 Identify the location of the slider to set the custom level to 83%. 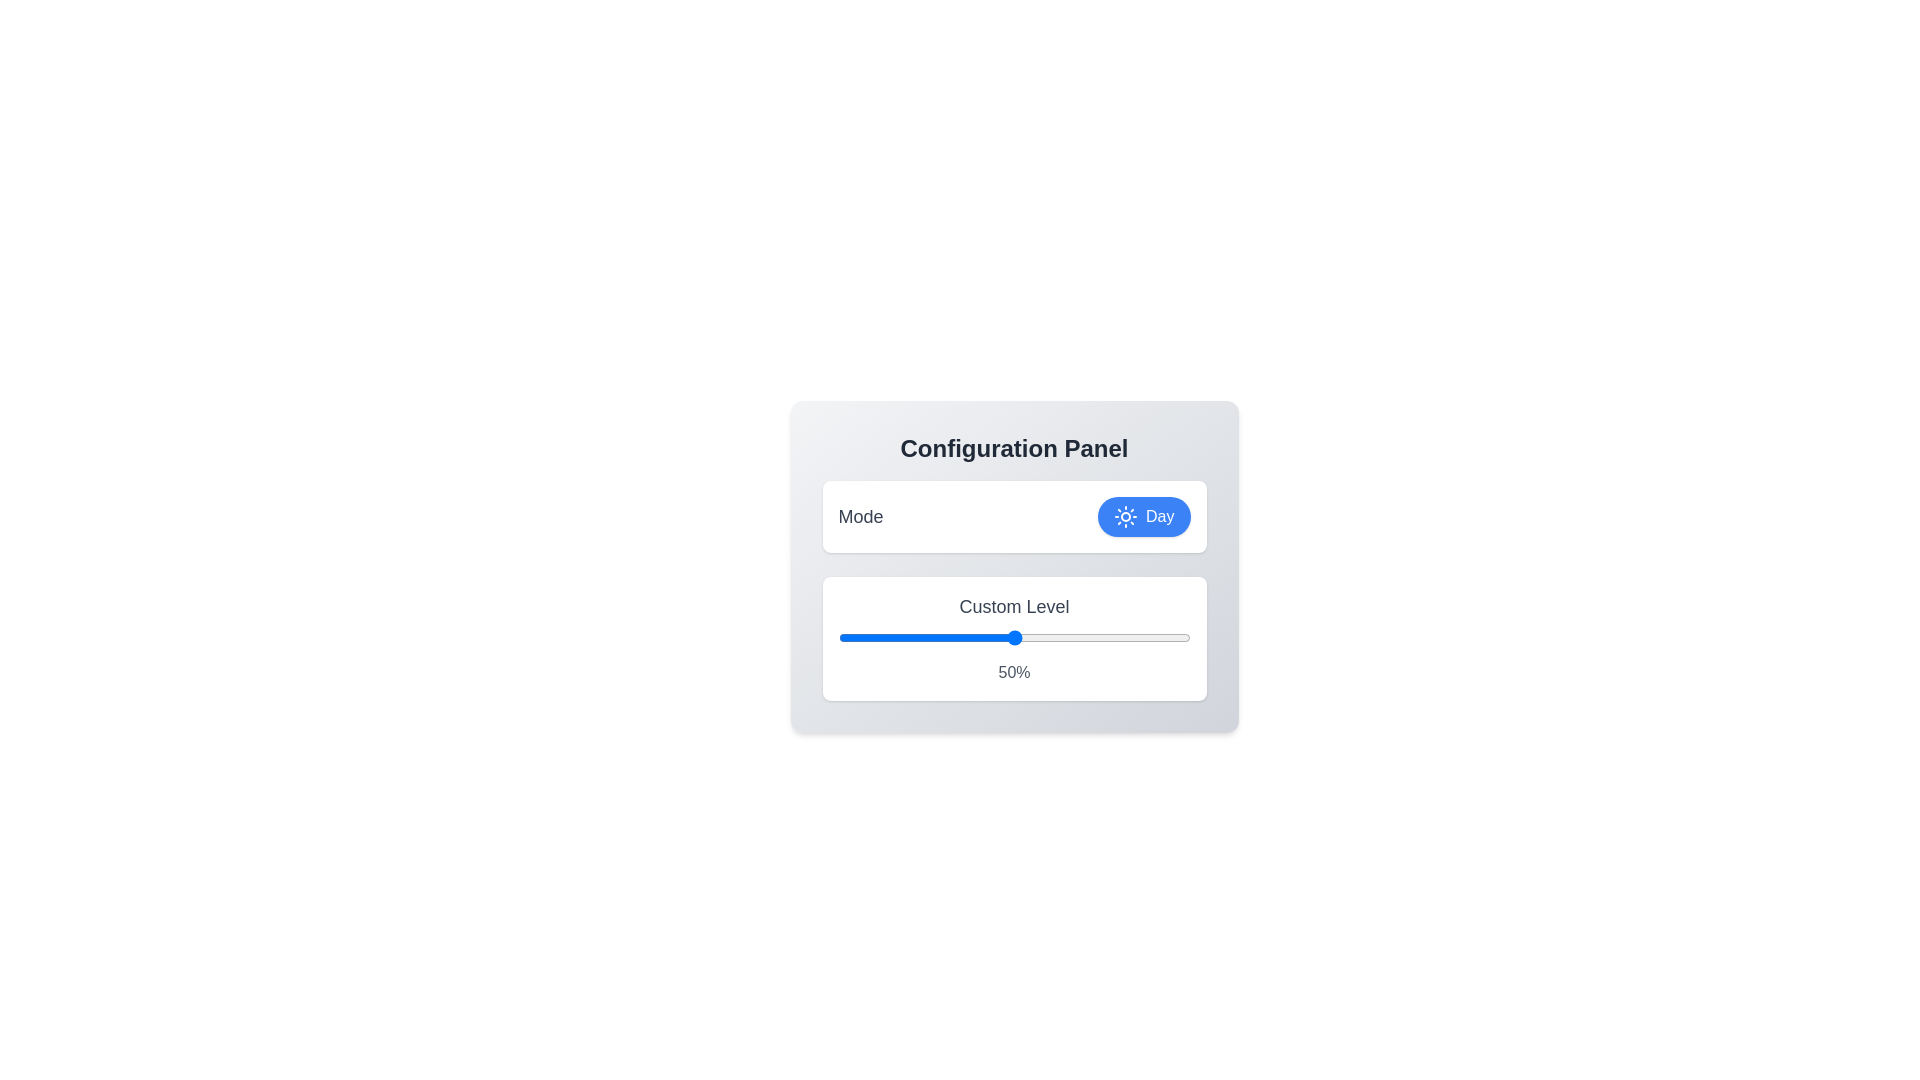
(1130, 637).